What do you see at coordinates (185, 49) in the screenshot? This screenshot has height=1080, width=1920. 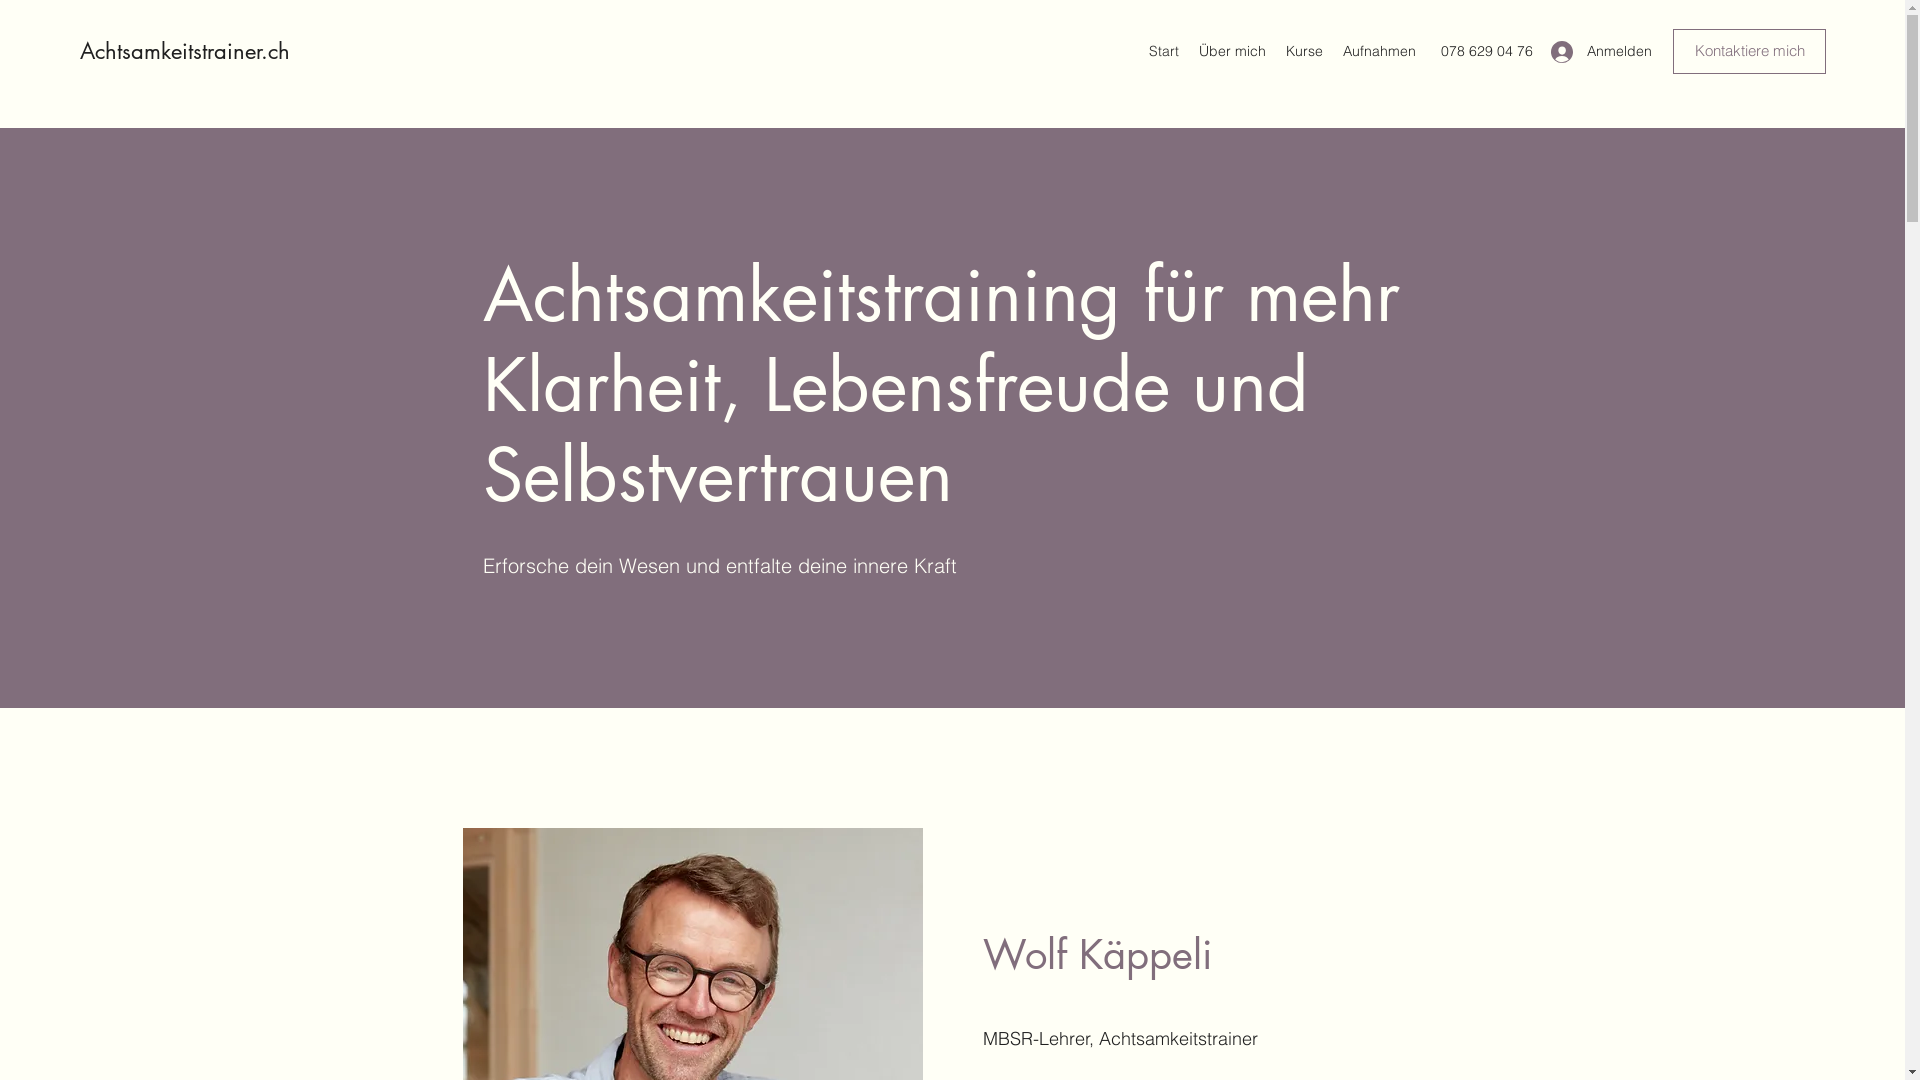 I see `'Achtsamkeitstrainer.ch'` at bounding box center [185, 49].